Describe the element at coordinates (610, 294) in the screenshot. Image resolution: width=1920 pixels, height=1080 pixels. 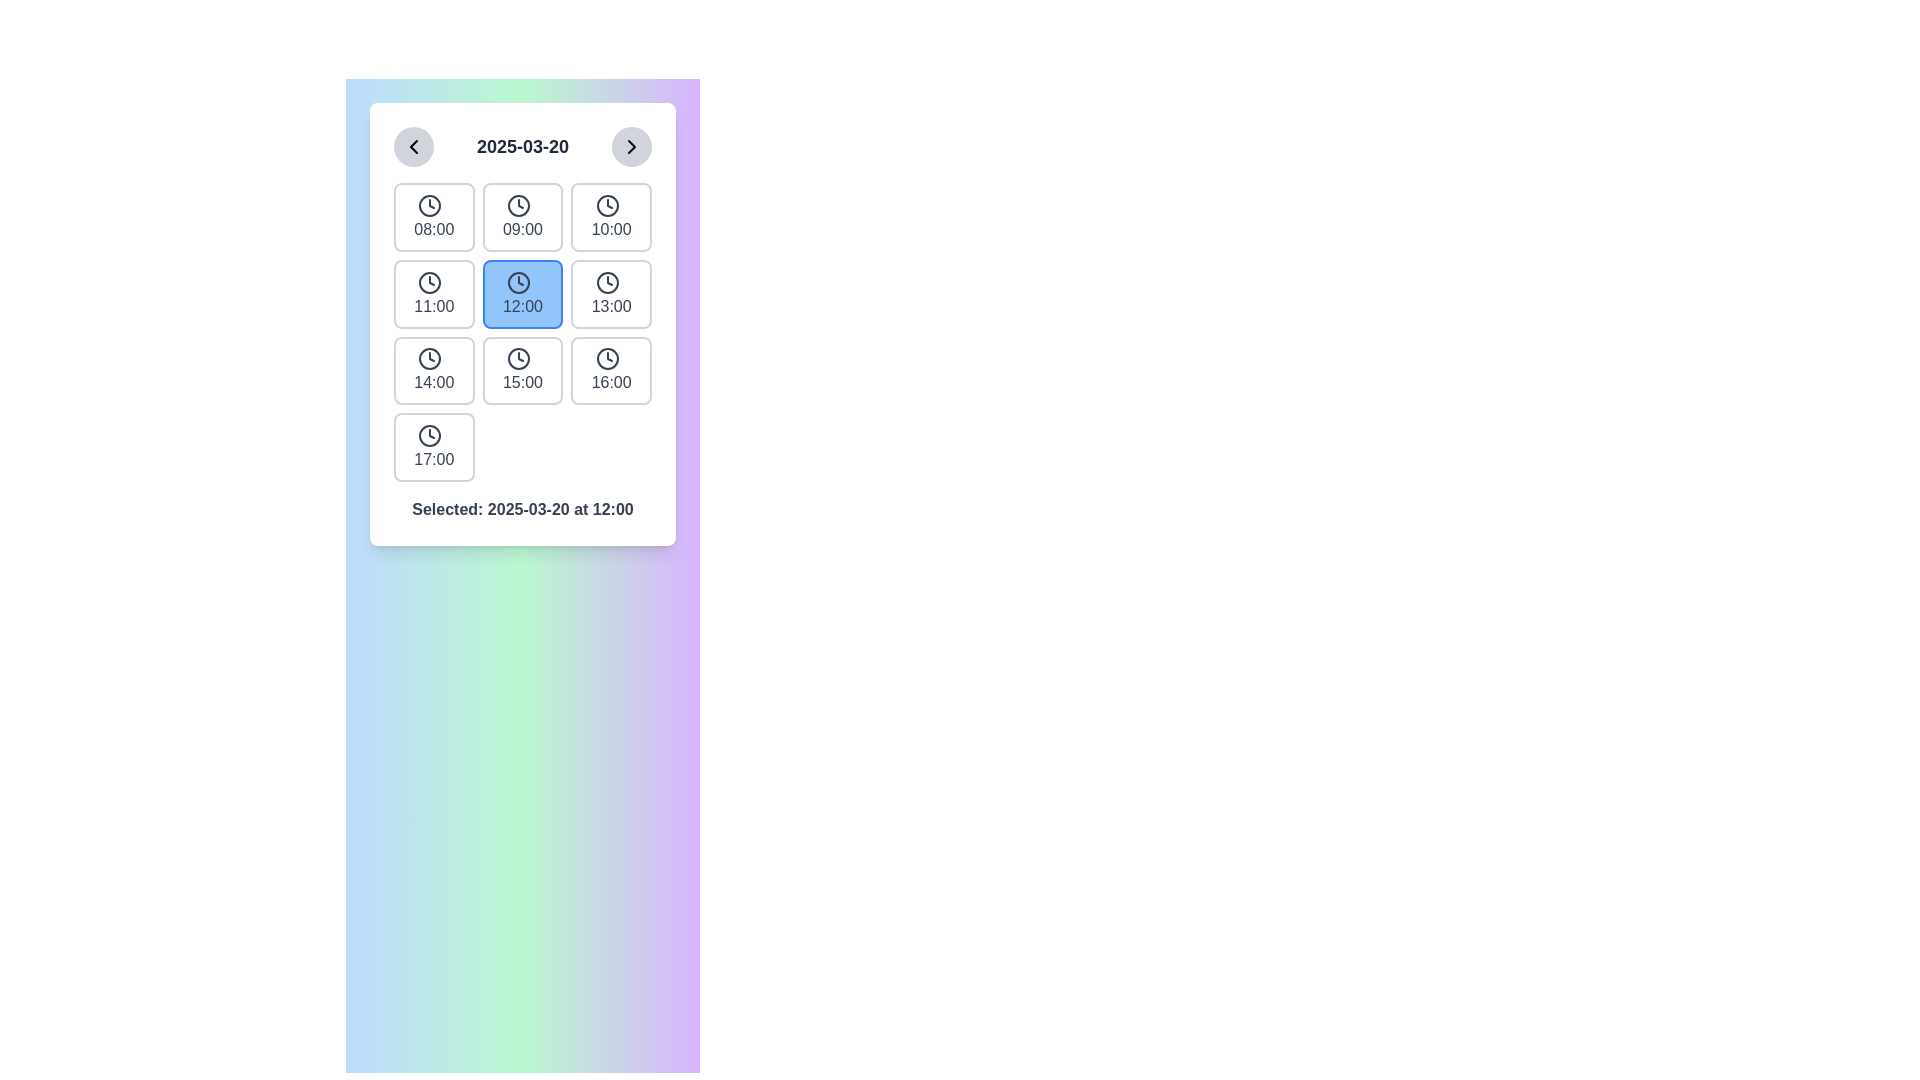
I see `the selectable time slot button labeled '13:00'` at that location.